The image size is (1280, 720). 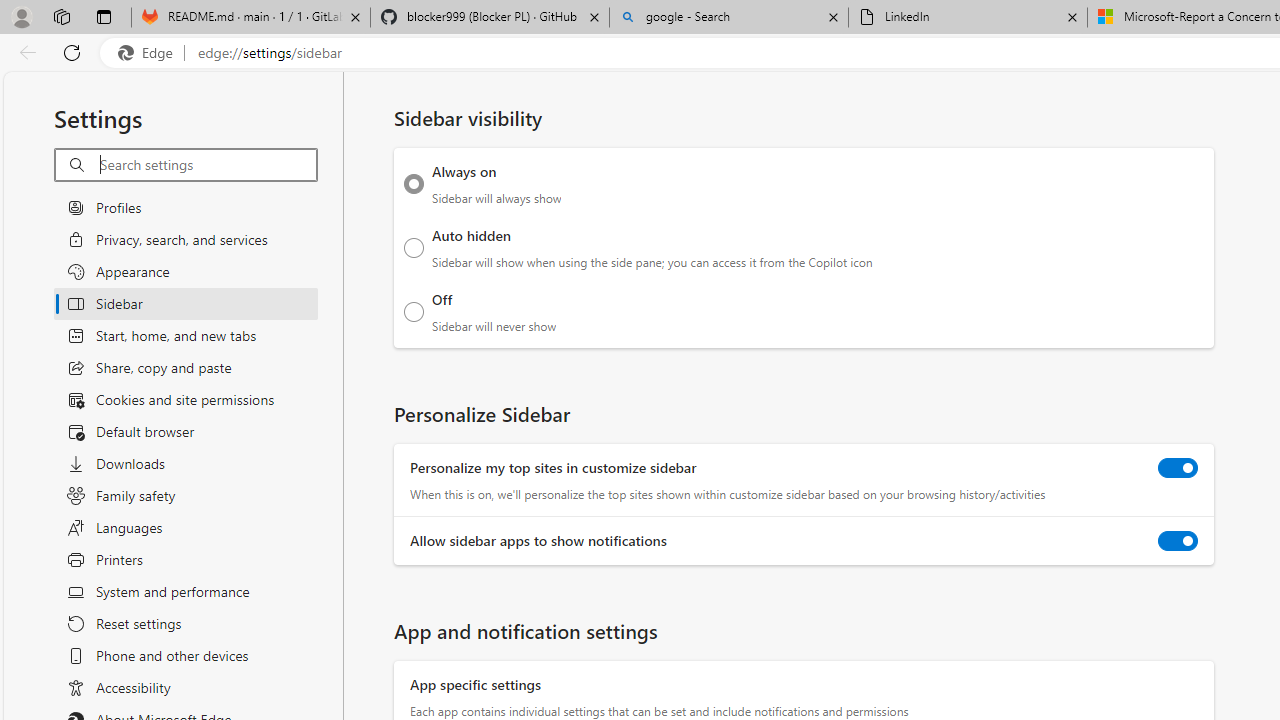 What do you see at coordinates (149, 52) in the screenshot?
I see `'Edge'` at bounding box center [149, 52].